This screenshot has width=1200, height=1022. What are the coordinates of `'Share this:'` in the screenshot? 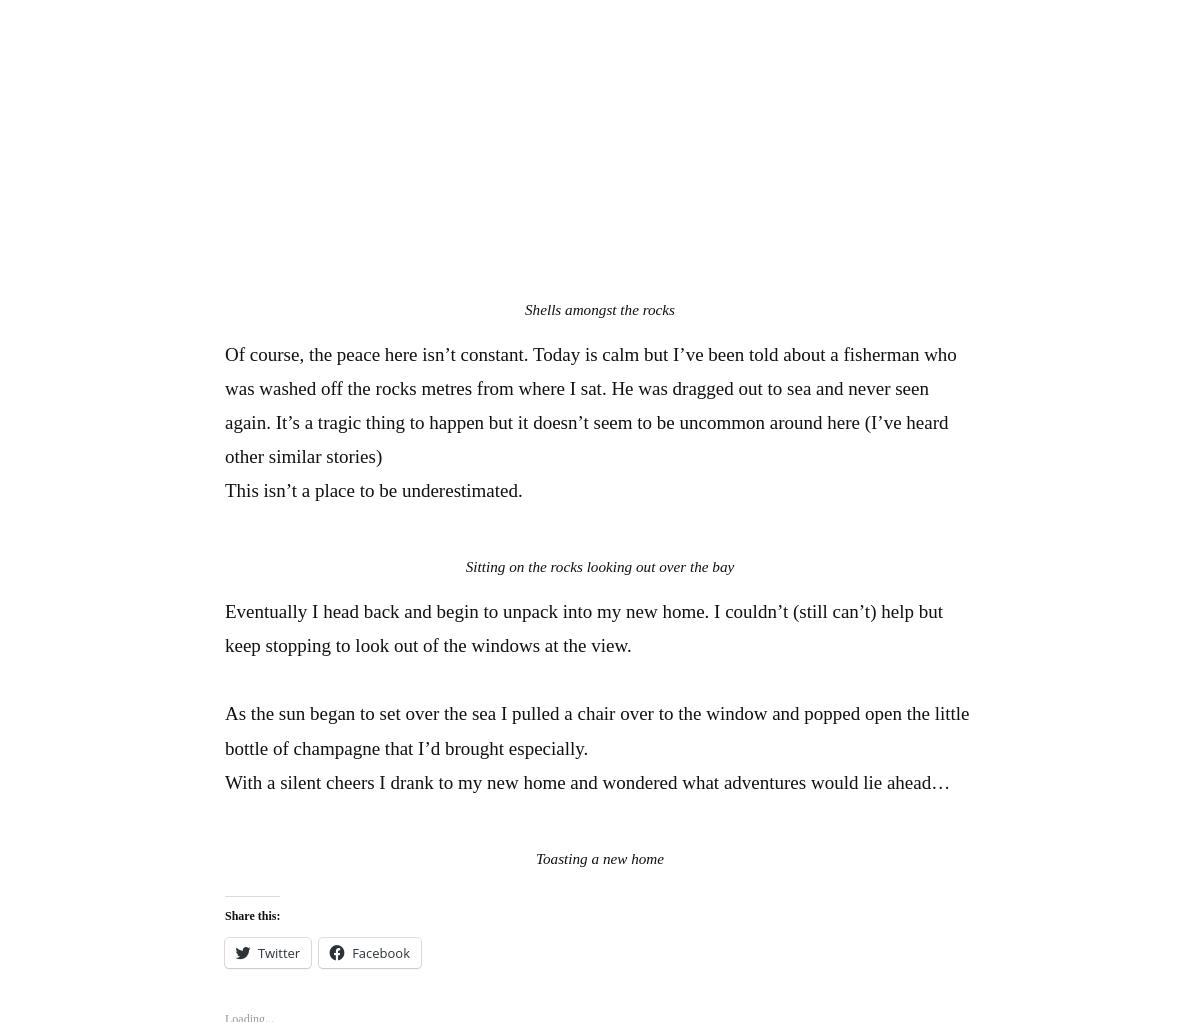 It's located at (251, 914).